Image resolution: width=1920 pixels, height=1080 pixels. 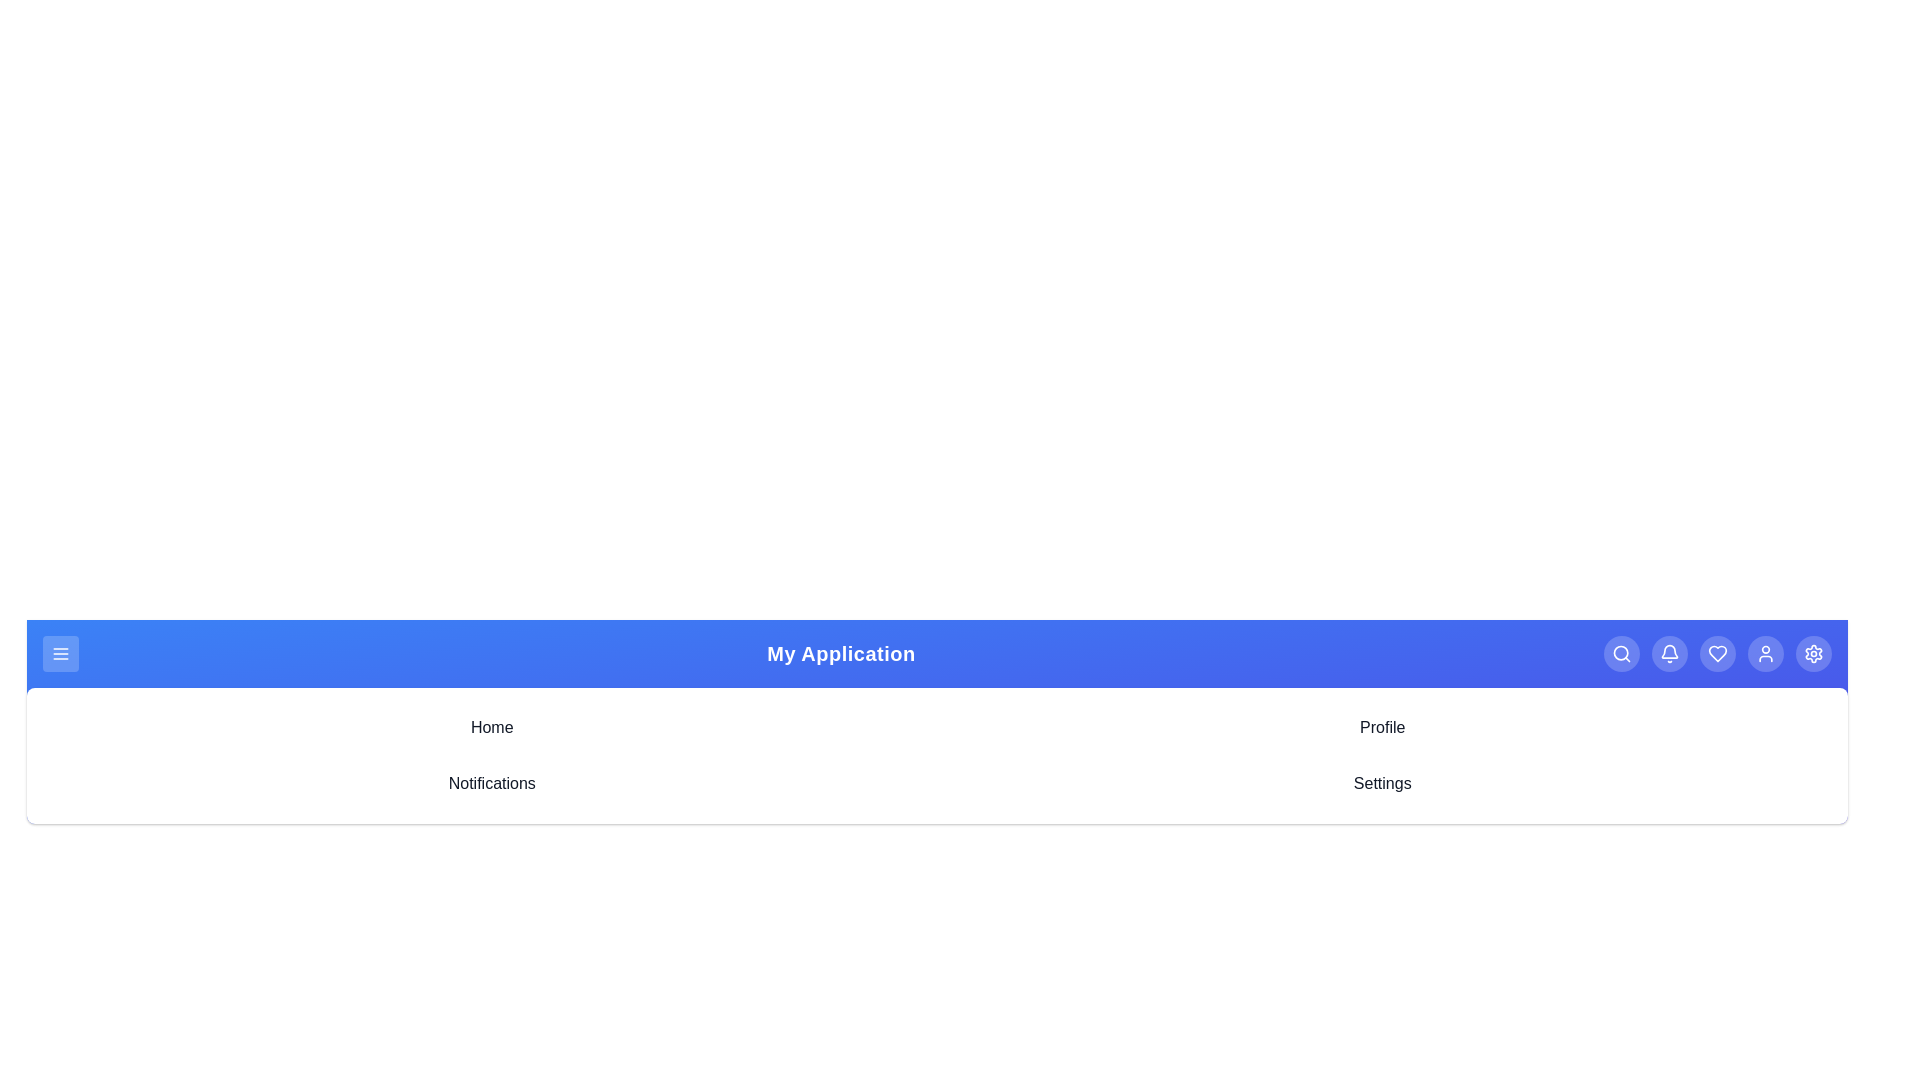 I want to click on hamburger menu button to toggle the menu, so click(x=61, y=654).